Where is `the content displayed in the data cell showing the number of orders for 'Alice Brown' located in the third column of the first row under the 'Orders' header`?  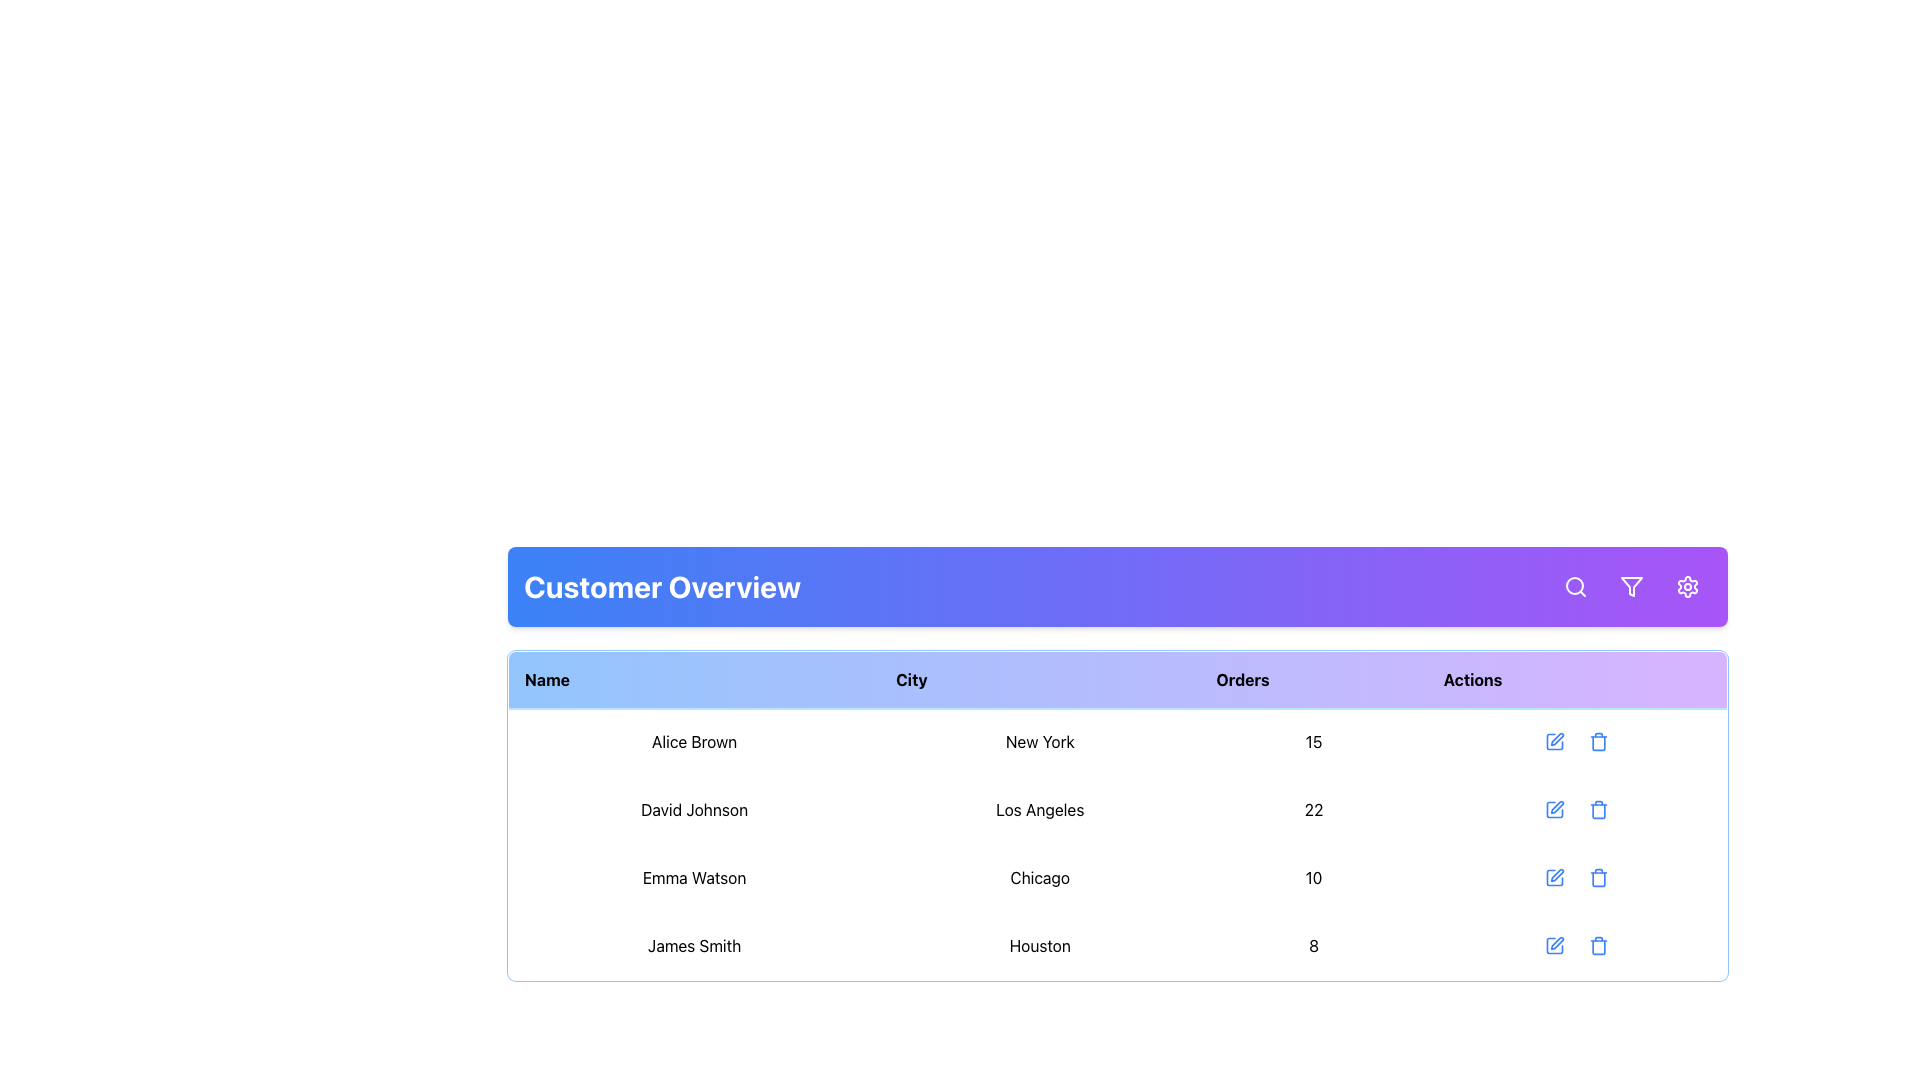 the content displayed in the data cell showing the number of orders for 'Alice Brown' located in the third column of the first row under the 'Orders' header is located at coordinates (1314, 741).